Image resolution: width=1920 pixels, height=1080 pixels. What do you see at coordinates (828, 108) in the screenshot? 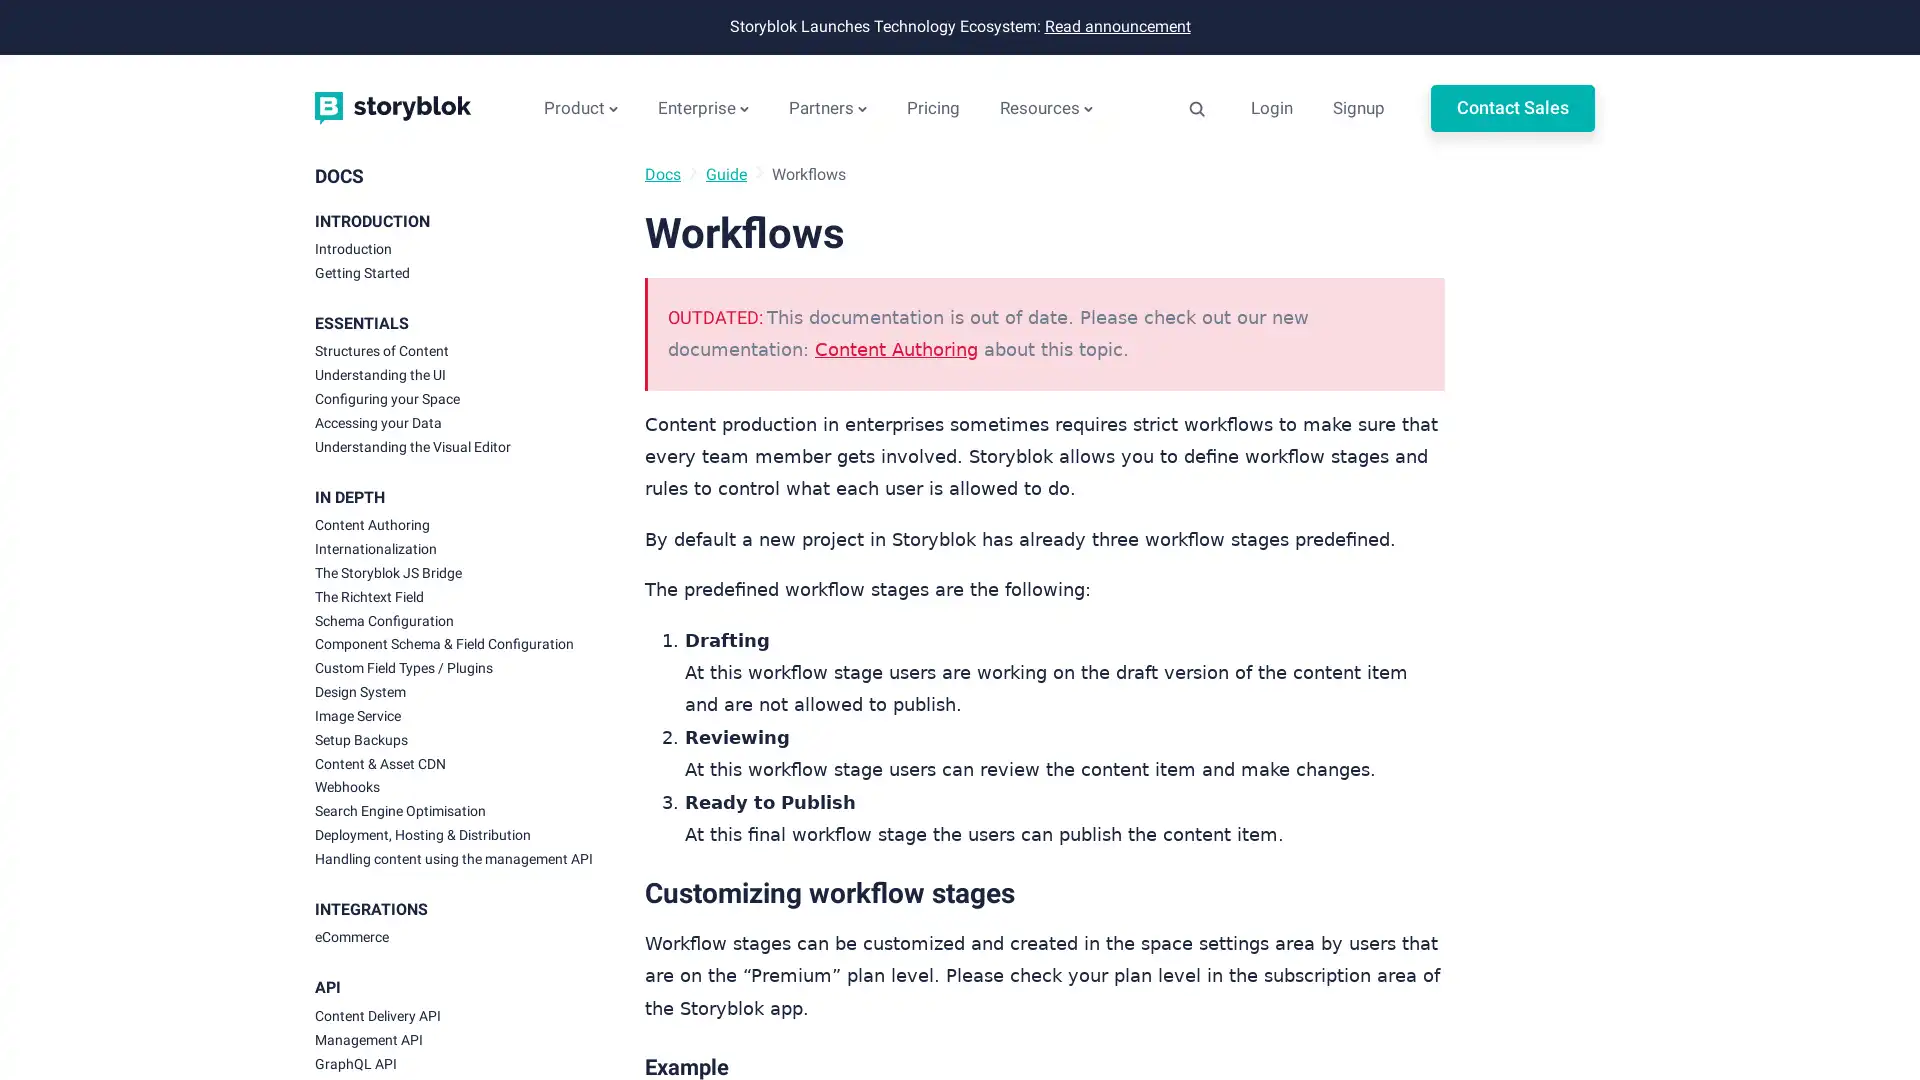
I see `Partners` at bounding box center [828, 108].